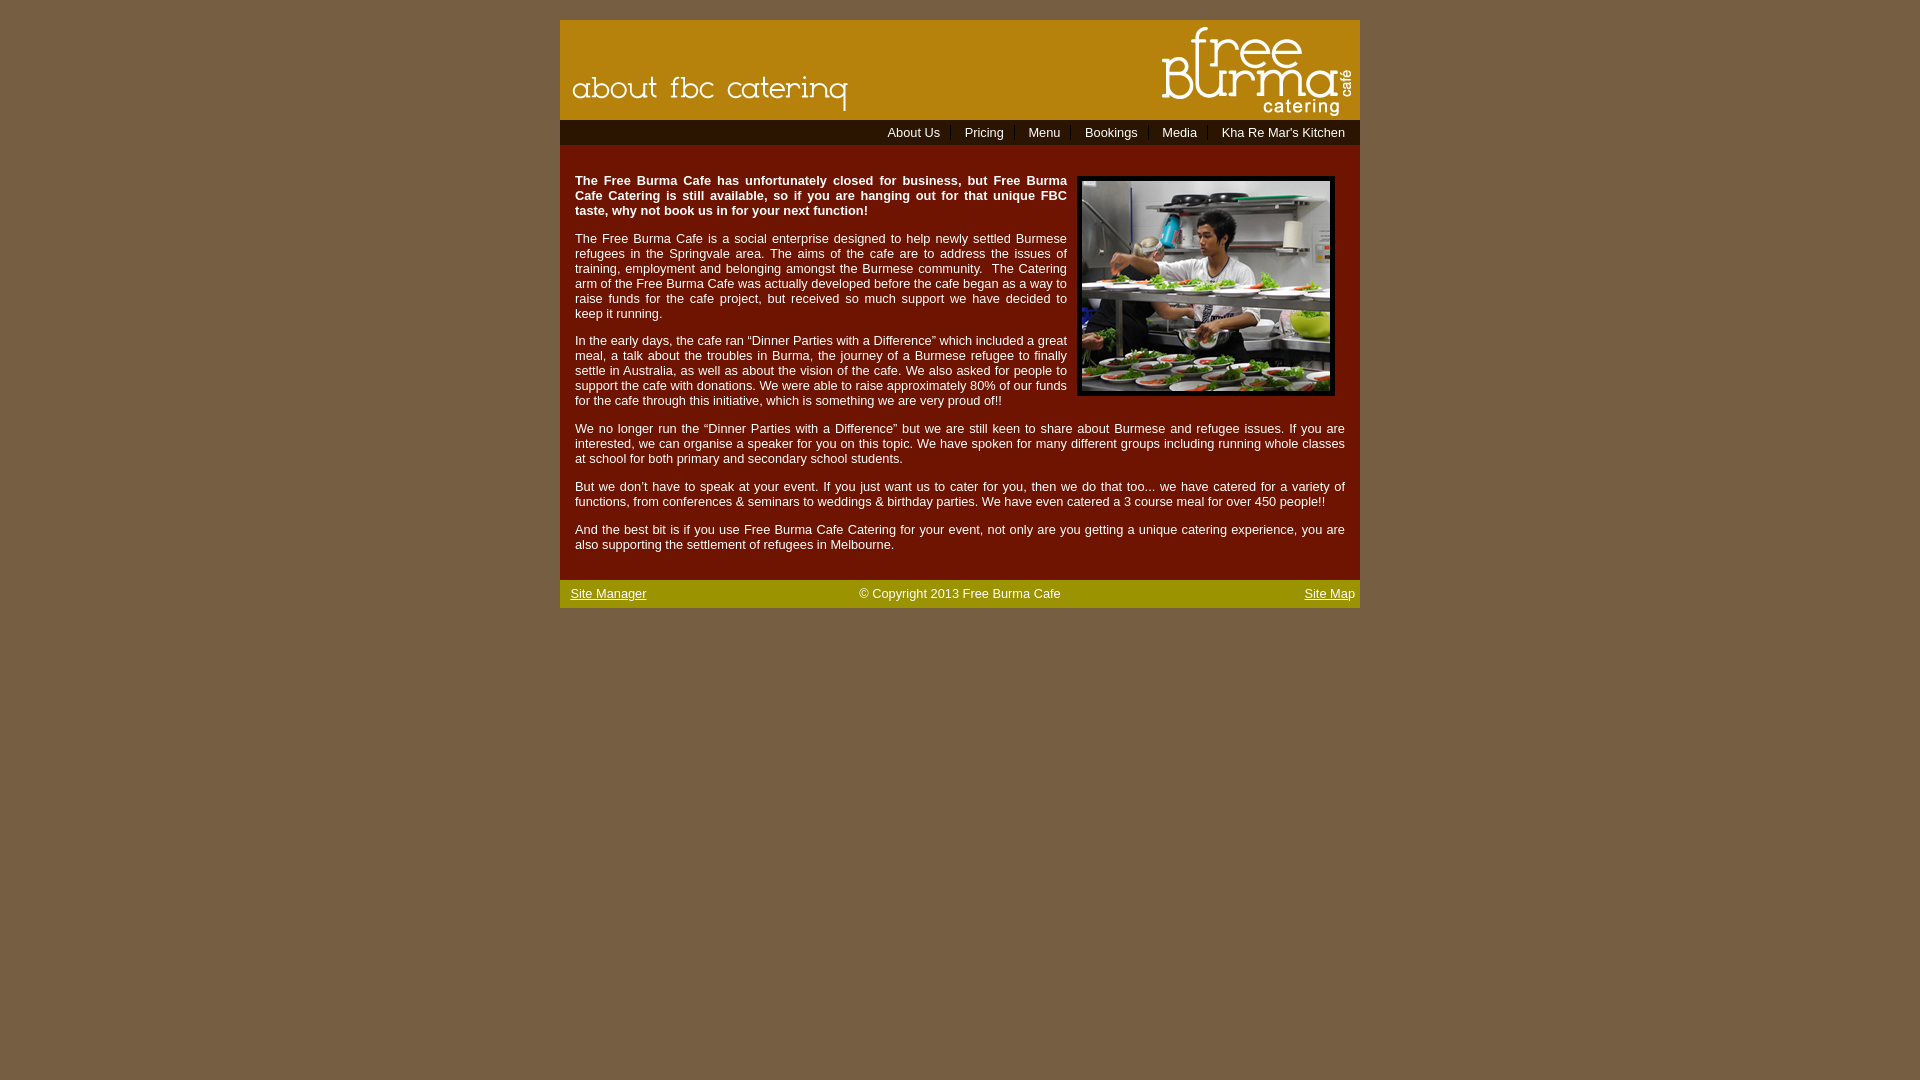 This screenshot has width=1920, height=1080. Describe the element at coordinates (1042, 132) in the screenshot. I see `'Menu'` at that location.